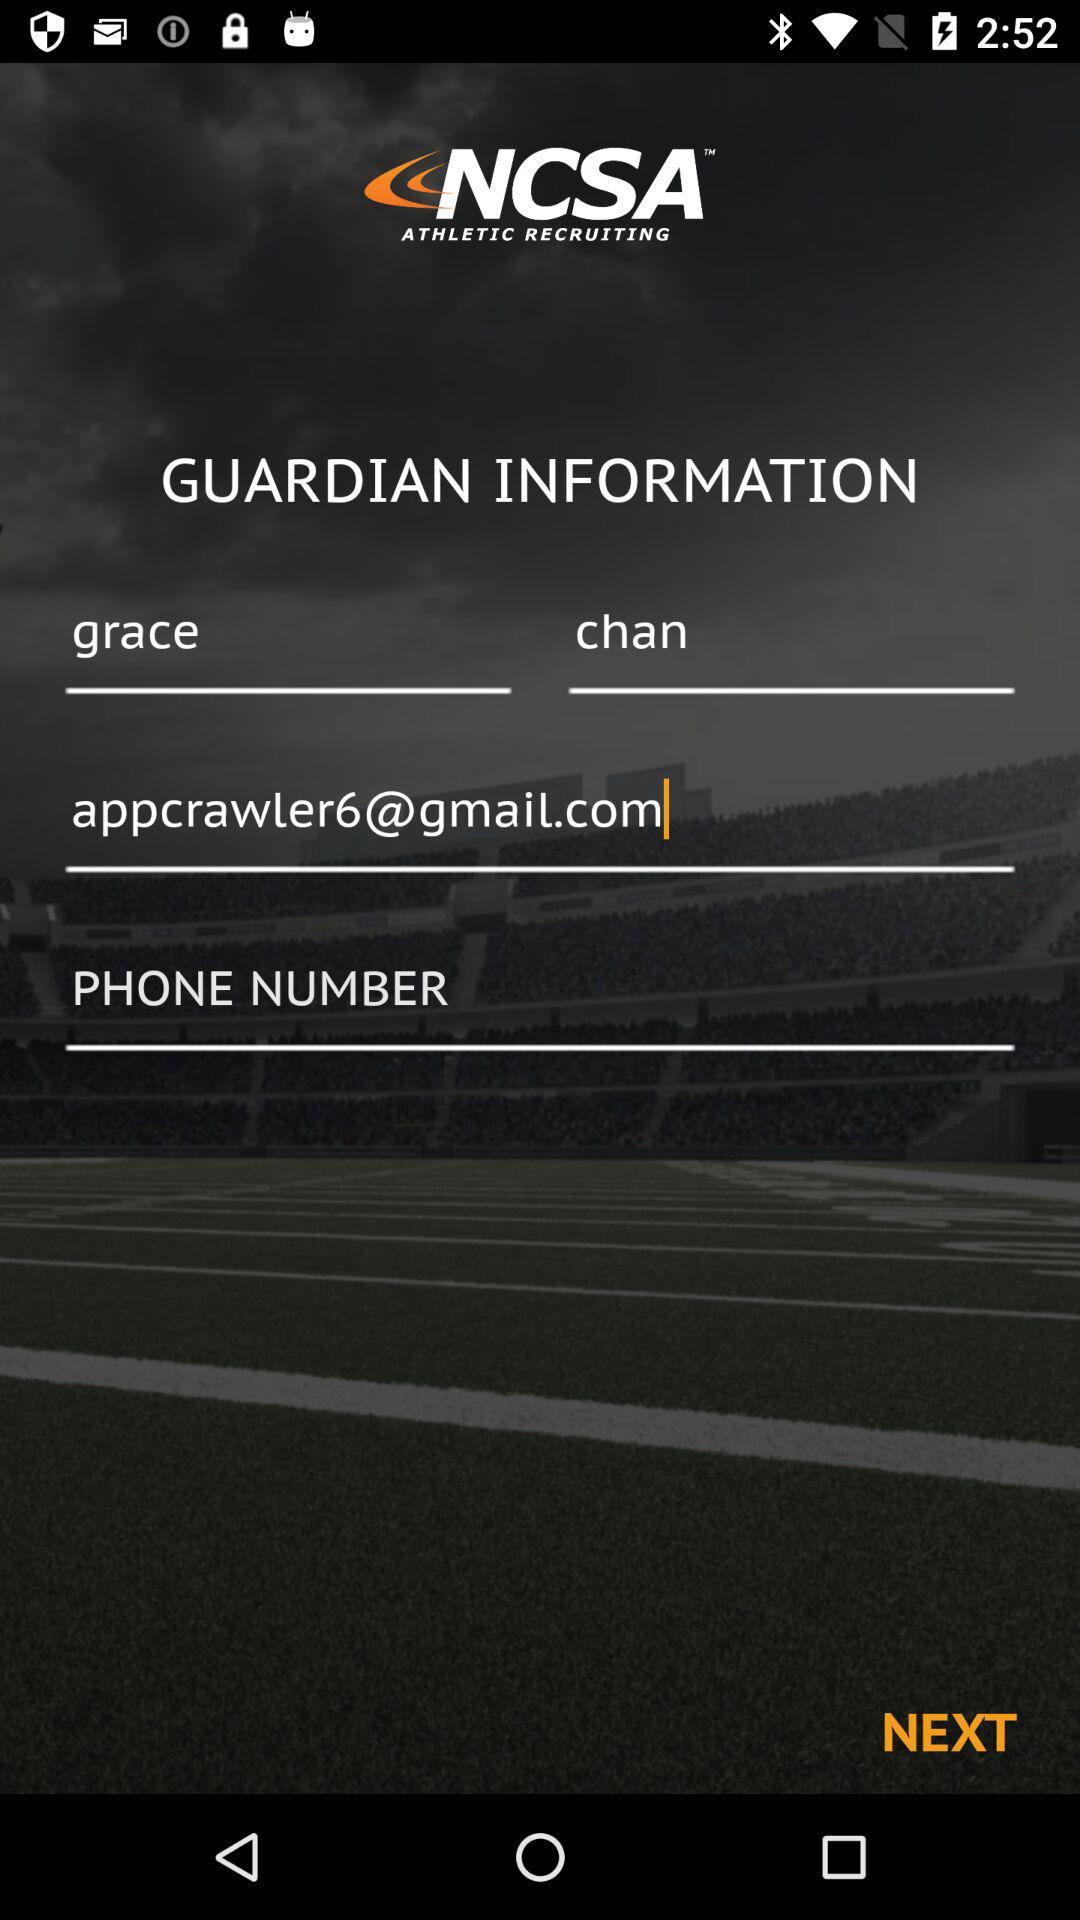  What do you see at coordinates (540, 989) in the screenshot?
I see `item above the next item` at bounding box center [540, 989].